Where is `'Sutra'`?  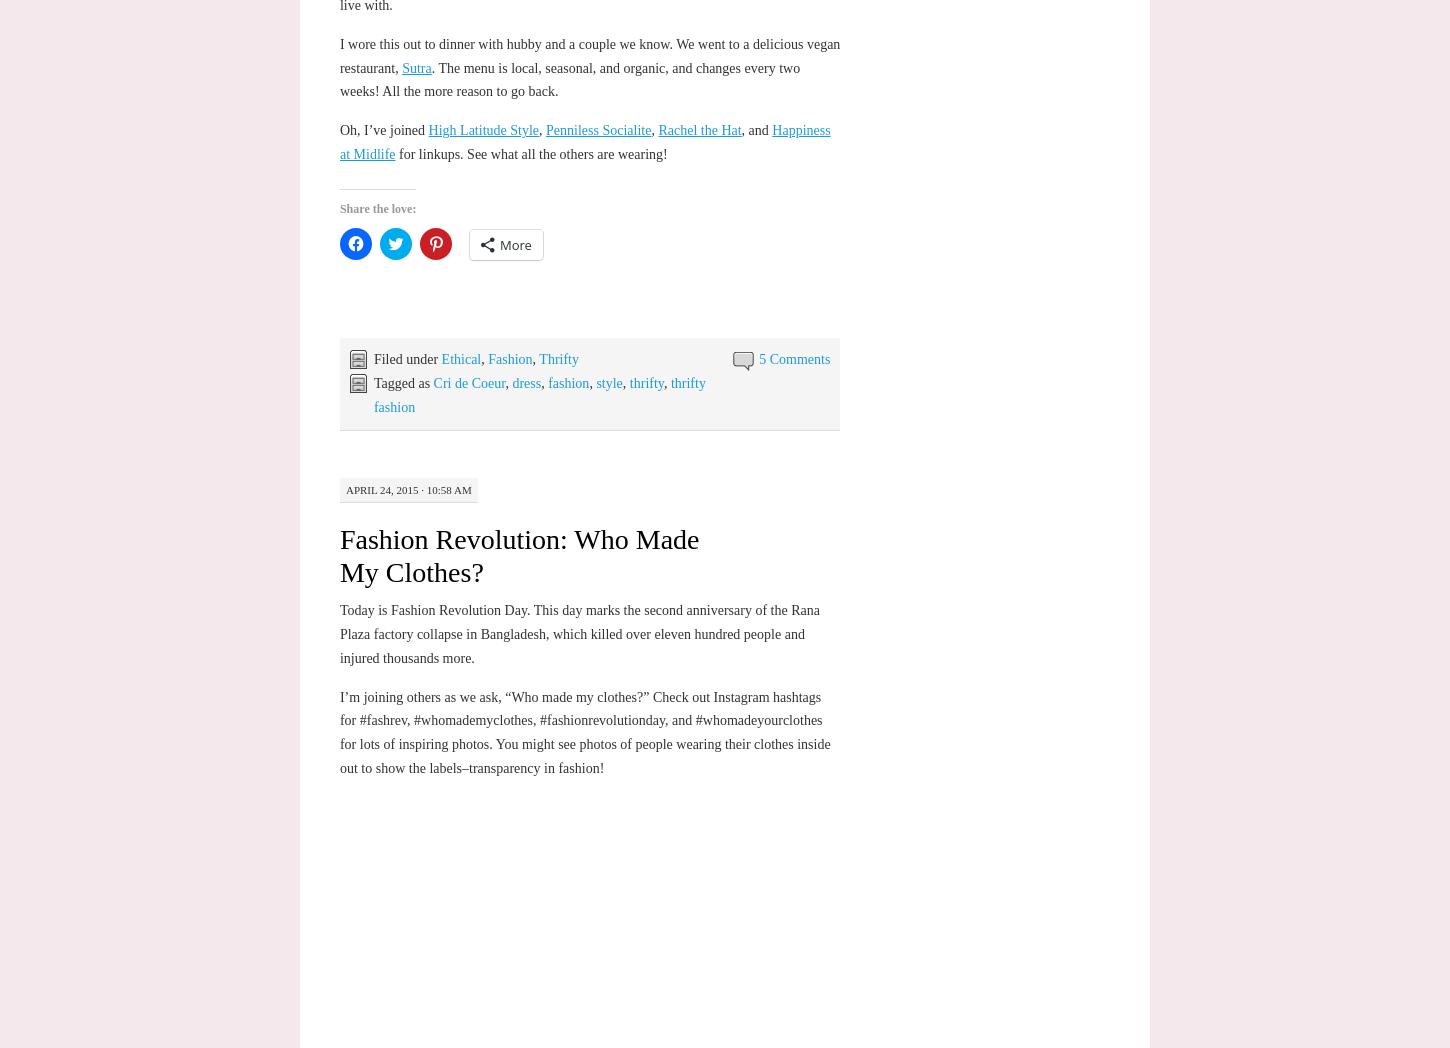
'Sutra' is located at coordinates (415, 67).